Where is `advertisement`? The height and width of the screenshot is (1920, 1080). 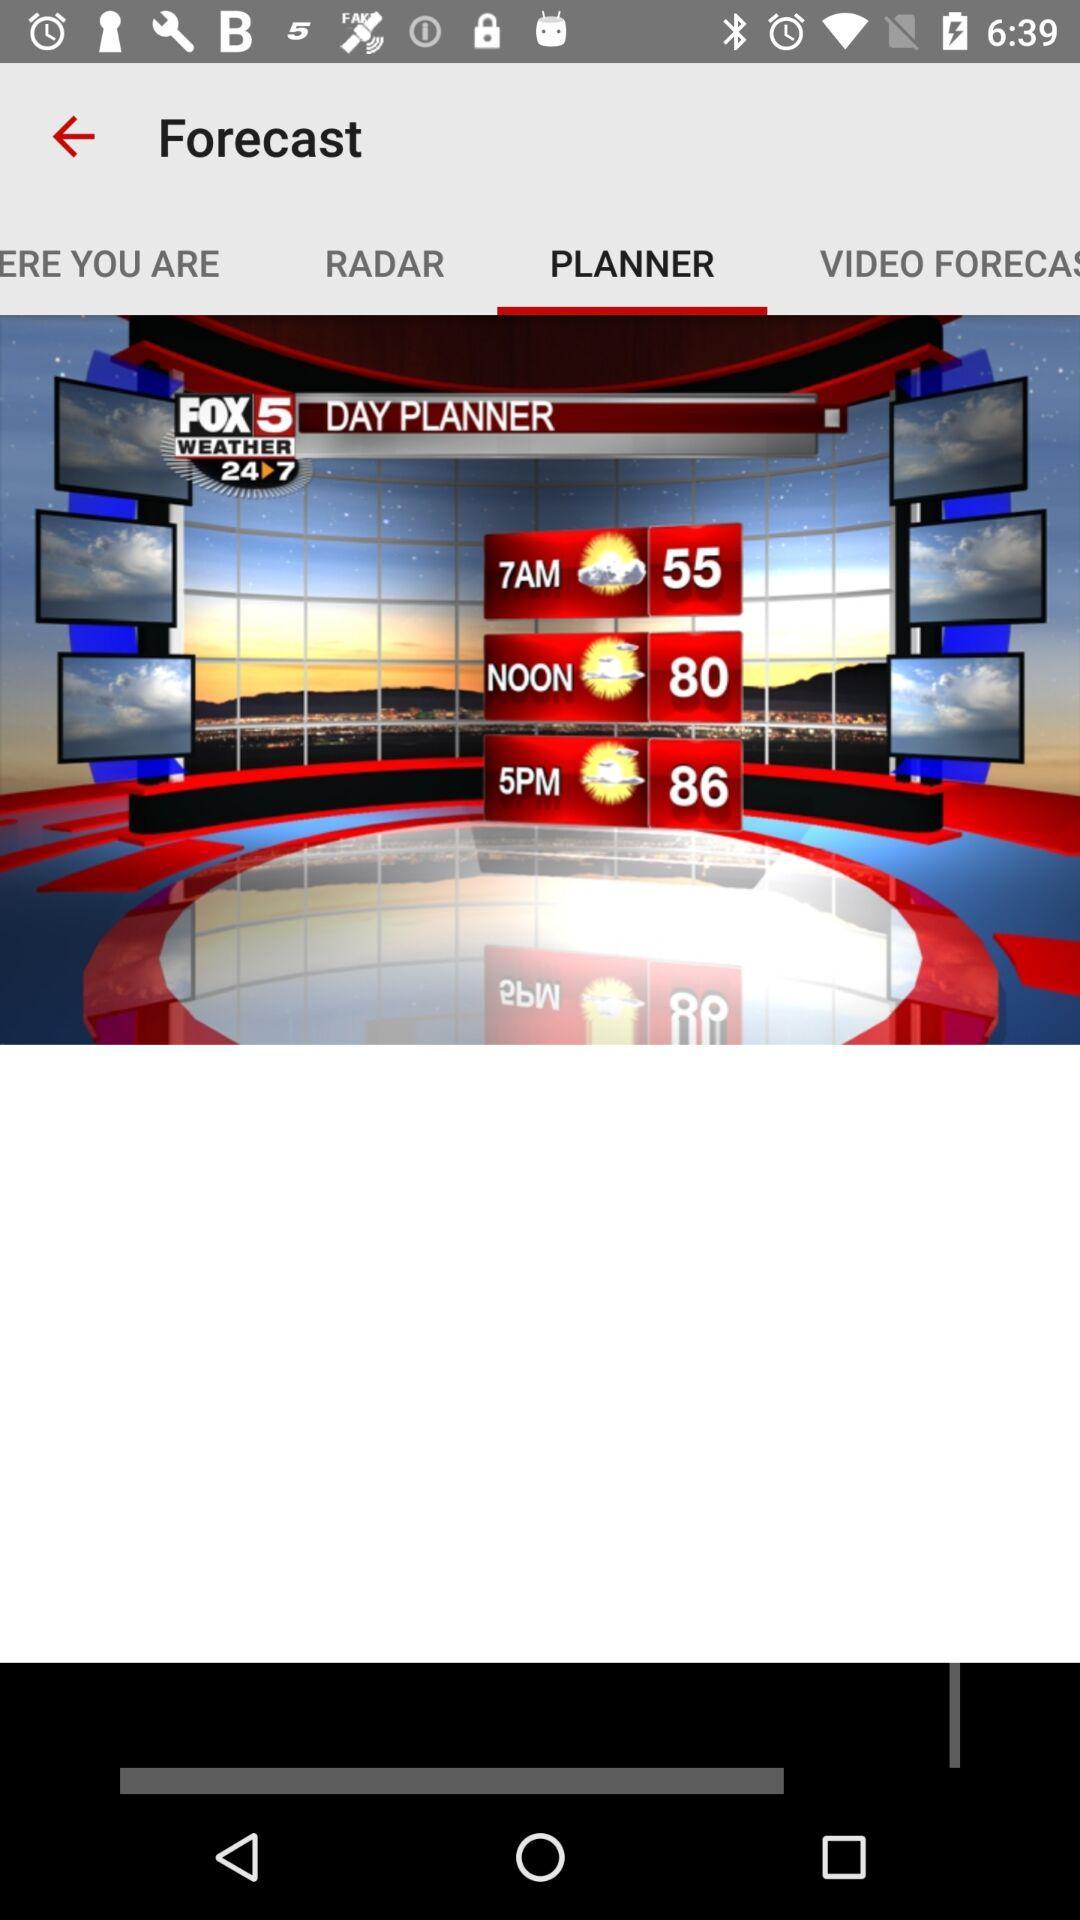 advertisement is located at coordinates (540, 1727).